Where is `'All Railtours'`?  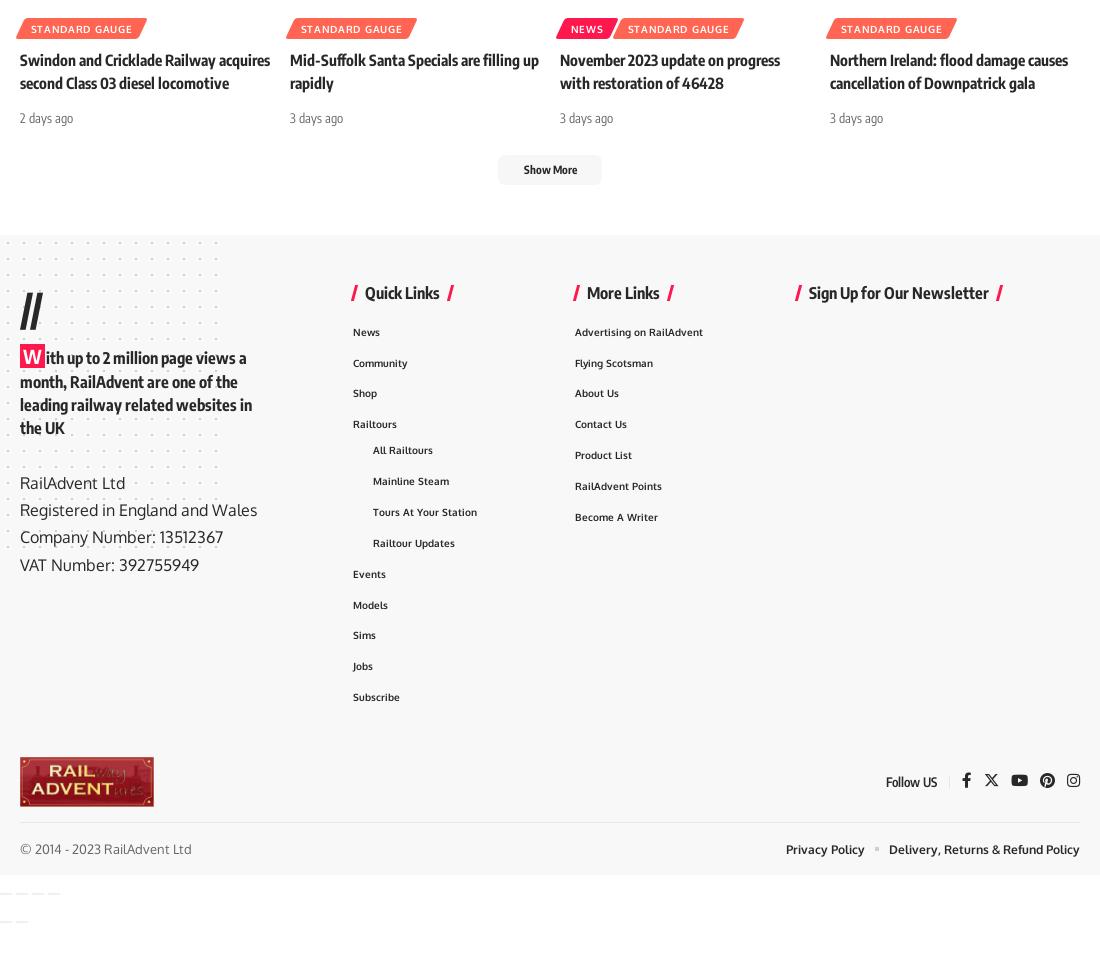
'All Railtours' is located at coordinates (403, 492).